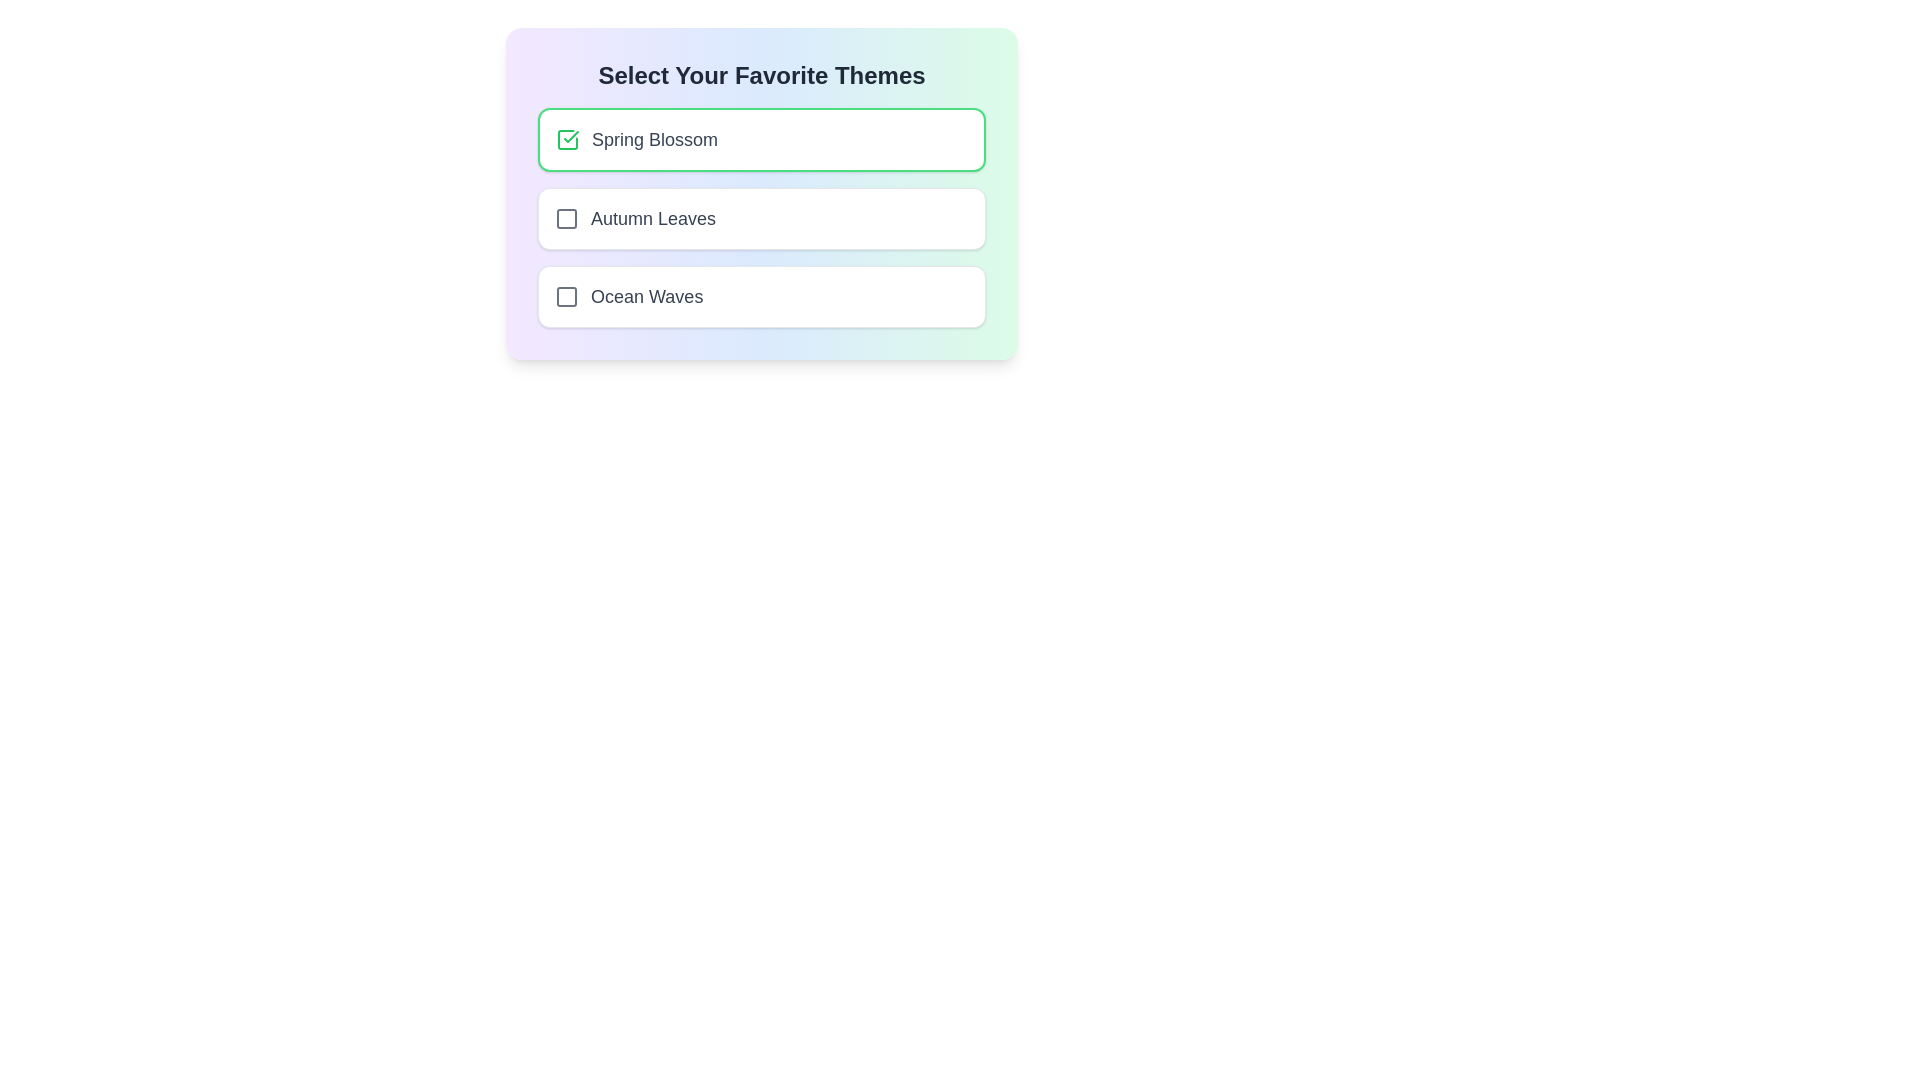  I want to click on the theme Autumn Leaves by clicking on its checkbox or label, so click(761, 219).